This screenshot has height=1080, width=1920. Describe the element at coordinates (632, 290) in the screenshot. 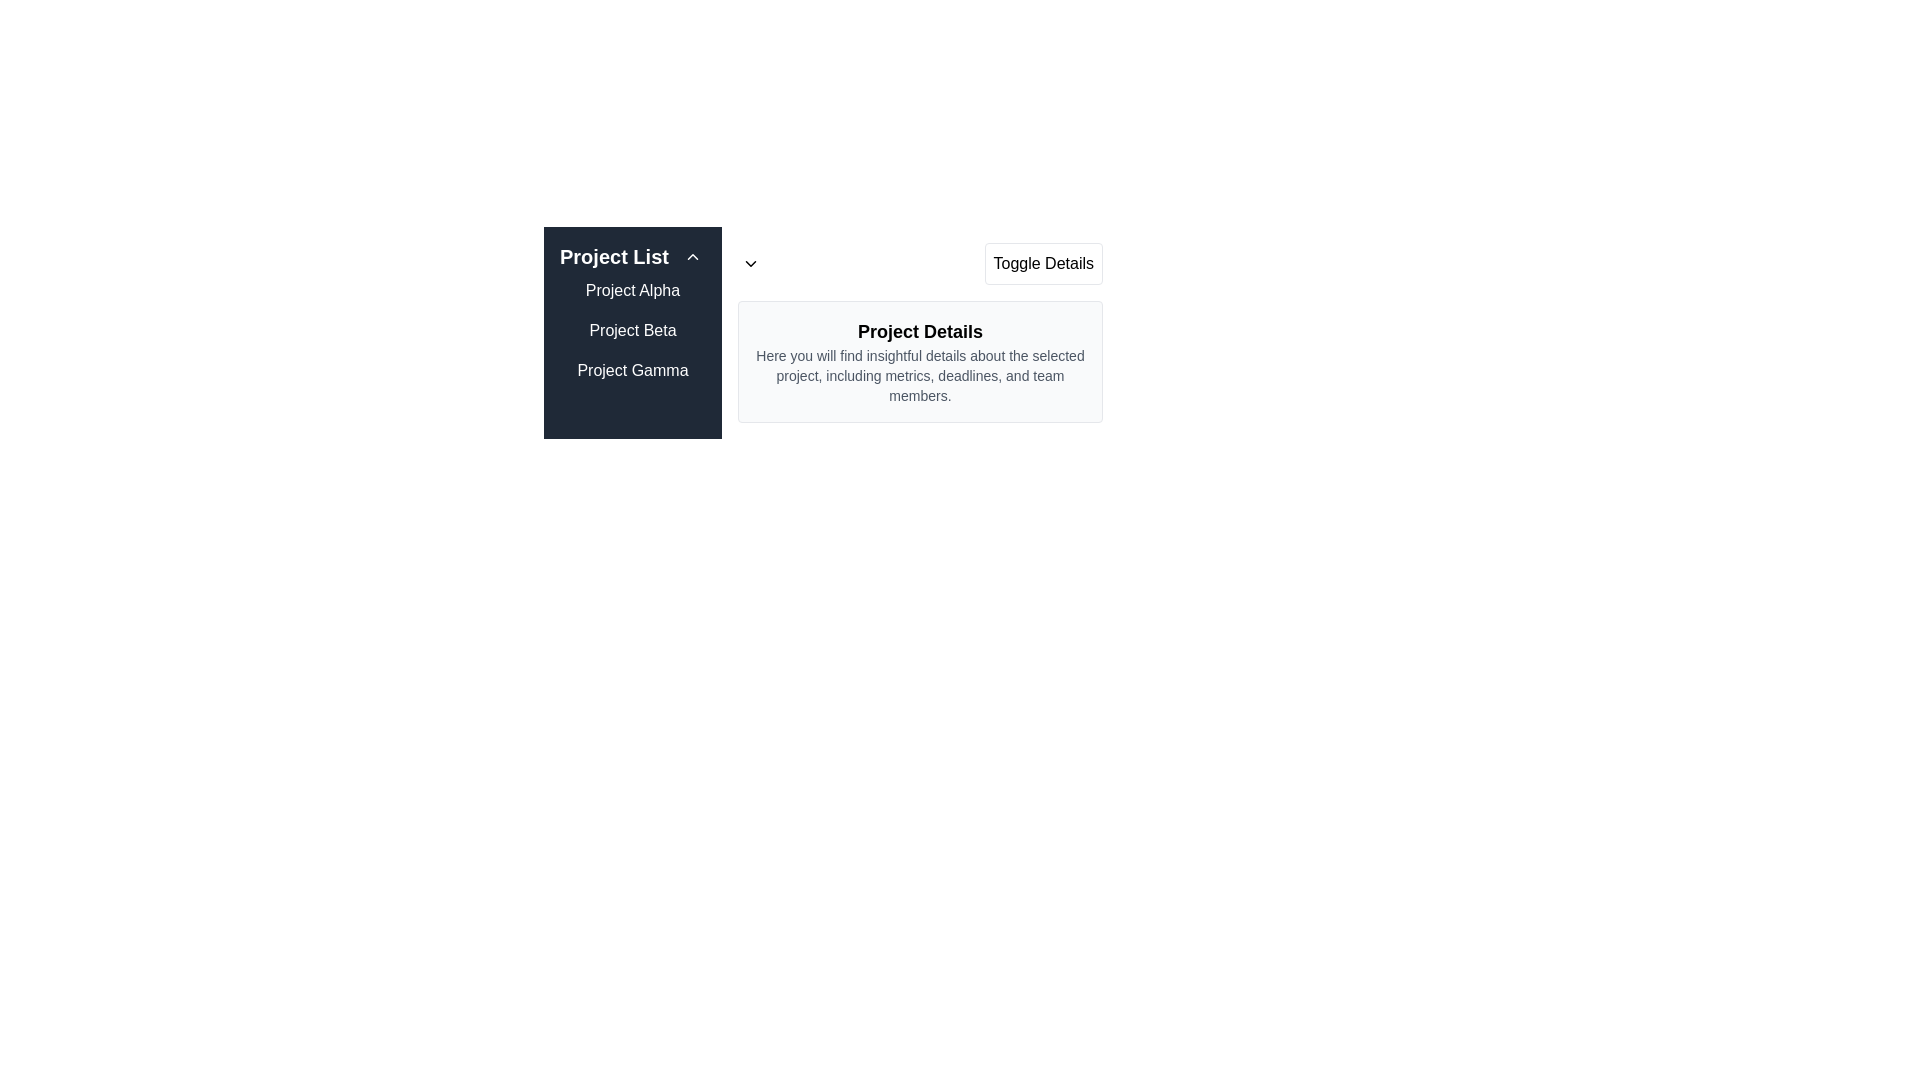

I see `the first item in the 'Project List' labeled 'Project Alpha', which is positioned above 'Project Beta' and 'Project Gamma'` at that location.